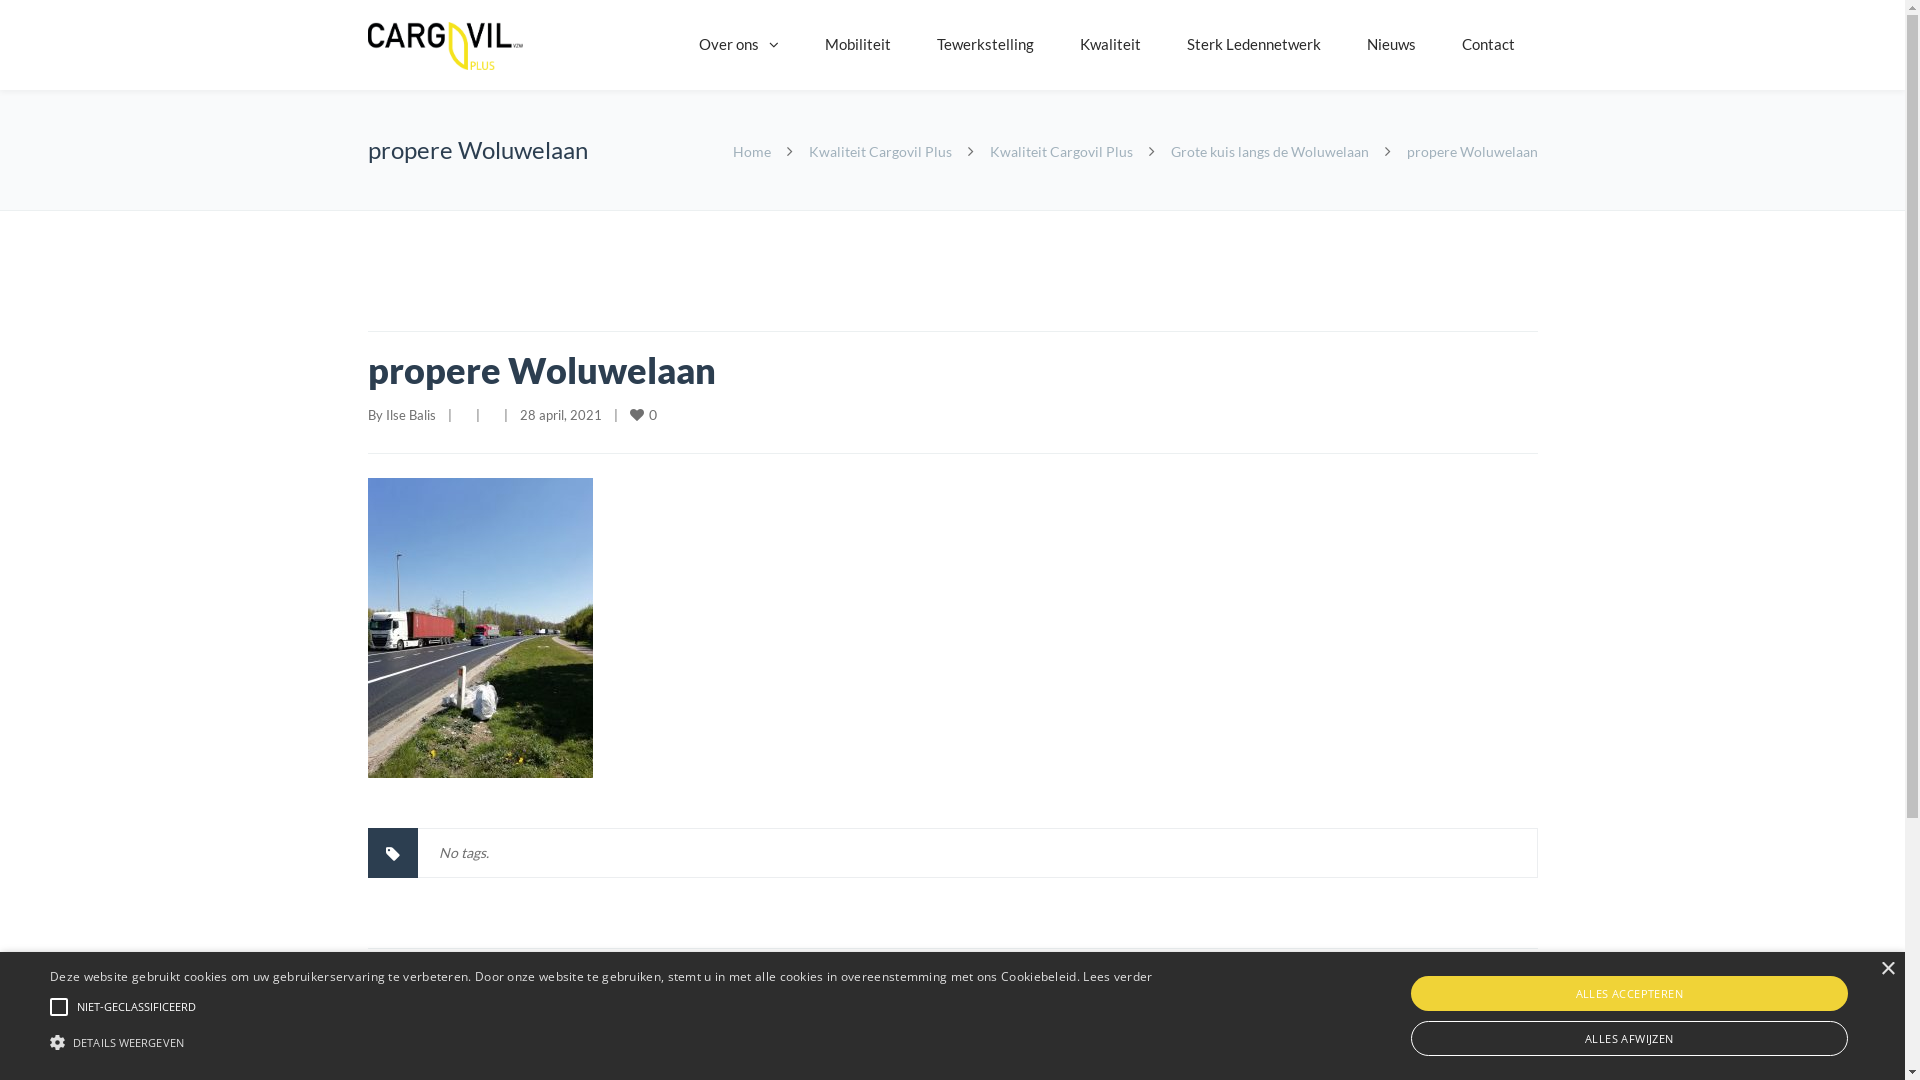 The image size is (1920, 1080). Describe the element at coordinates (676, 45) in the screenshot. I see `'Over ons'` at that location.